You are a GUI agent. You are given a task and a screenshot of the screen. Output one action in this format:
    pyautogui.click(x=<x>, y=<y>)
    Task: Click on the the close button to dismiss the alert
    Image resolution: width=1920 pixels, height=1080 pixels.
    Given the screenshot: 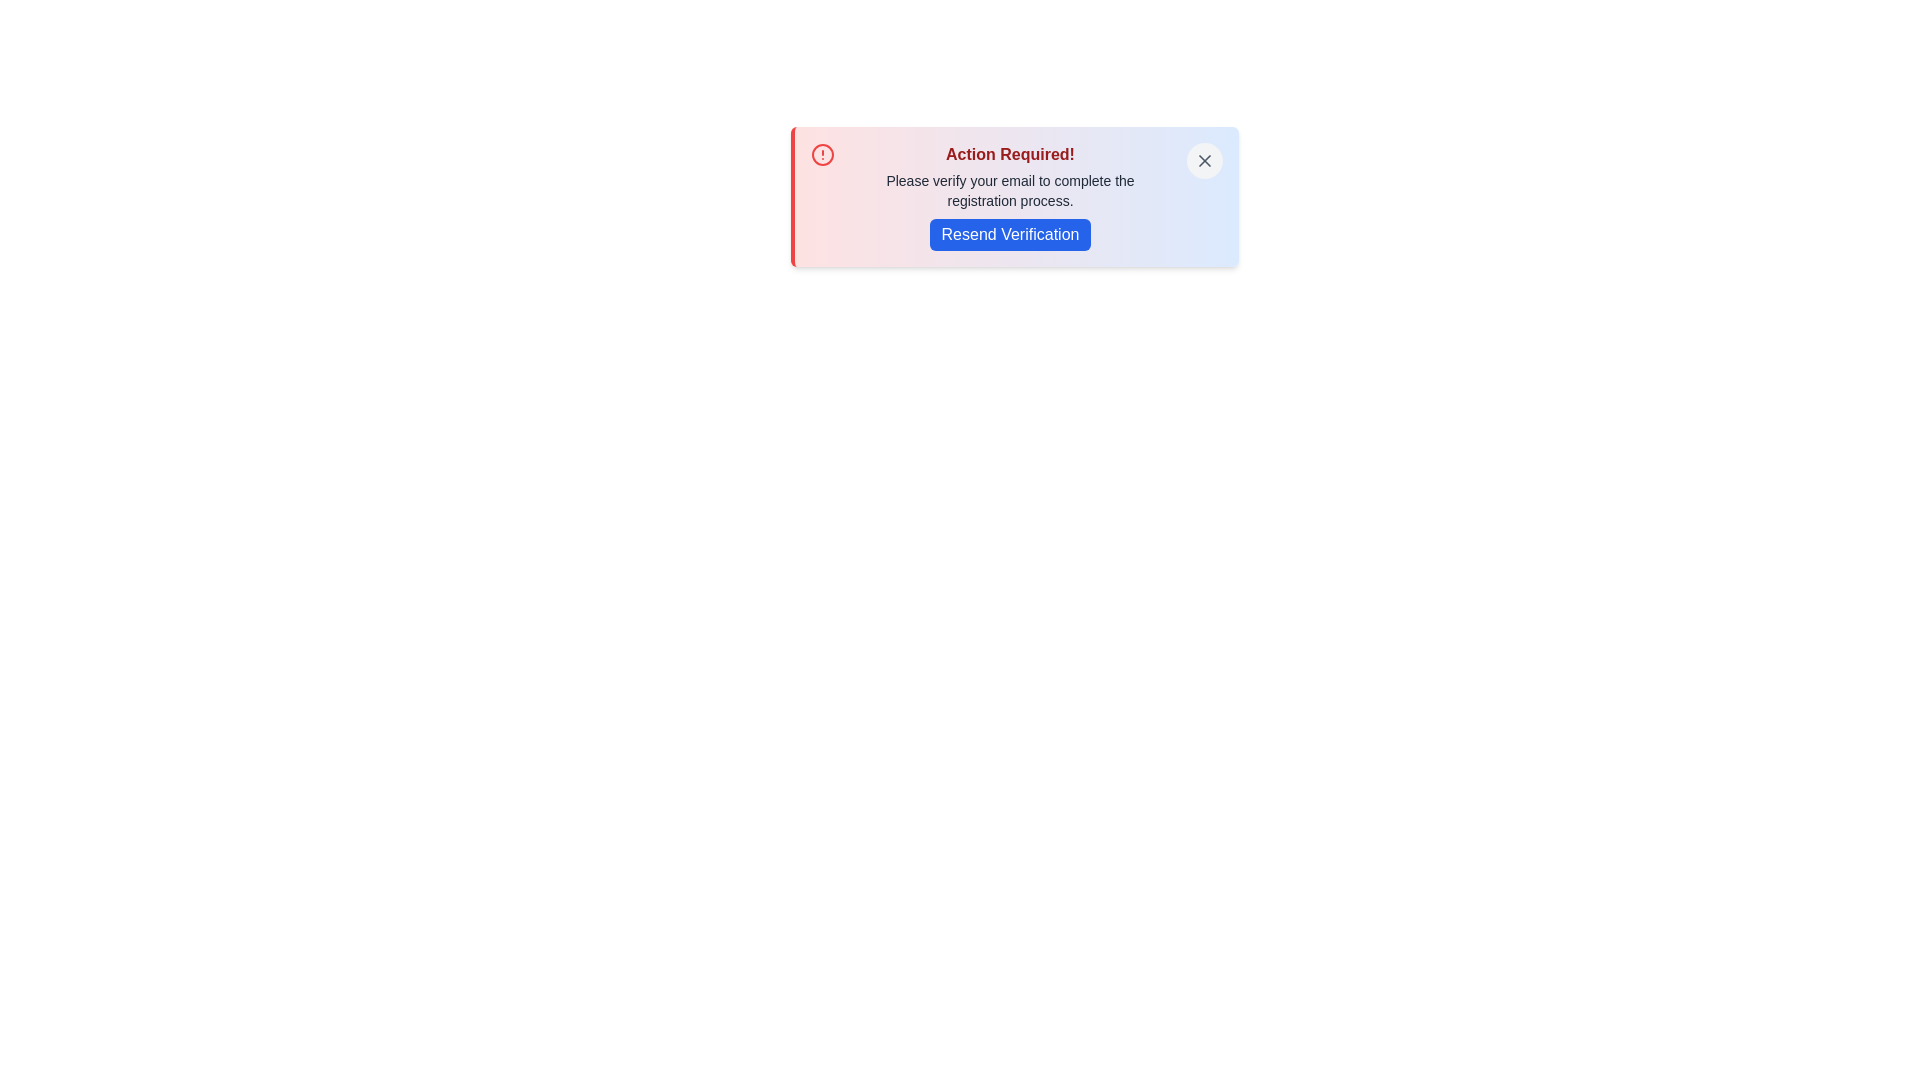 What is the action you would take?
    pyautogui.click(x=1203, y=160)
    